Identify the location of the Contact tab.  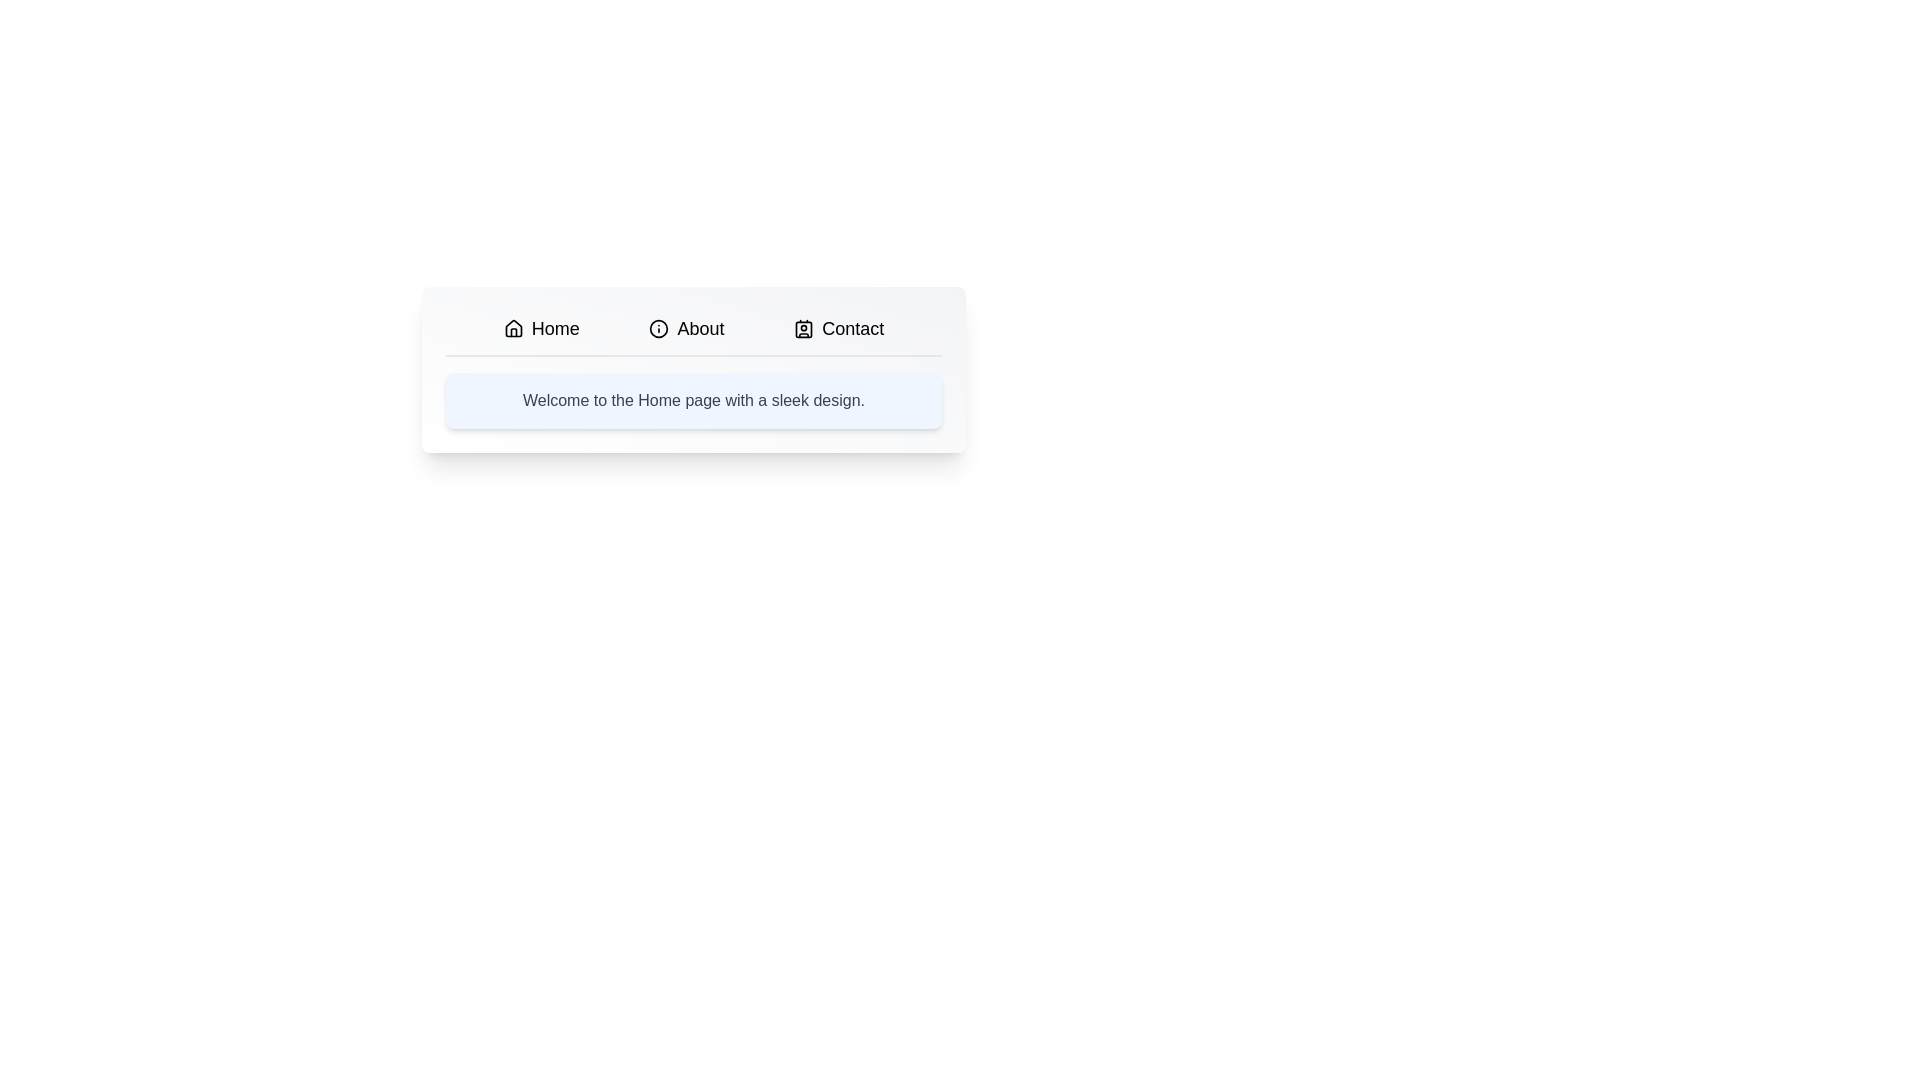
(839, 327).